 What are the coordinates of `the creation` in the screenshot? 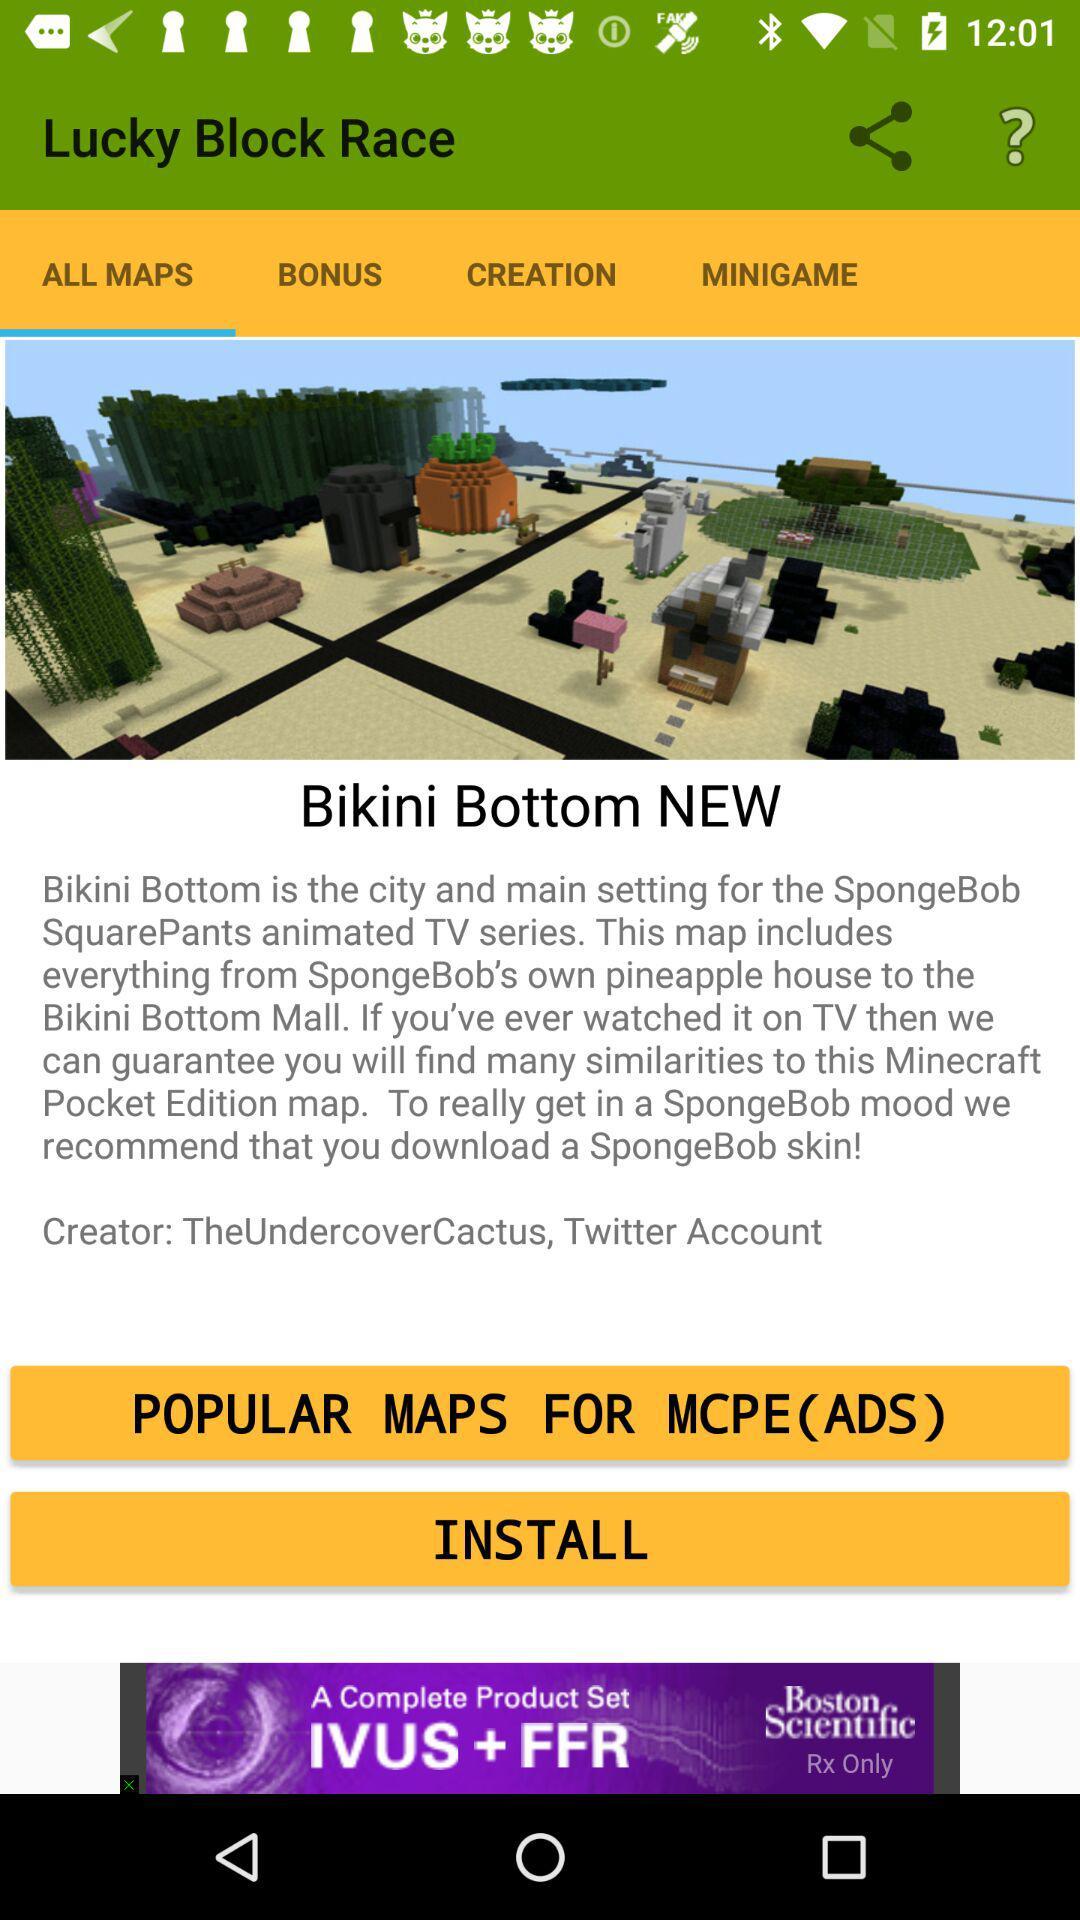 It's located at (541, 272).